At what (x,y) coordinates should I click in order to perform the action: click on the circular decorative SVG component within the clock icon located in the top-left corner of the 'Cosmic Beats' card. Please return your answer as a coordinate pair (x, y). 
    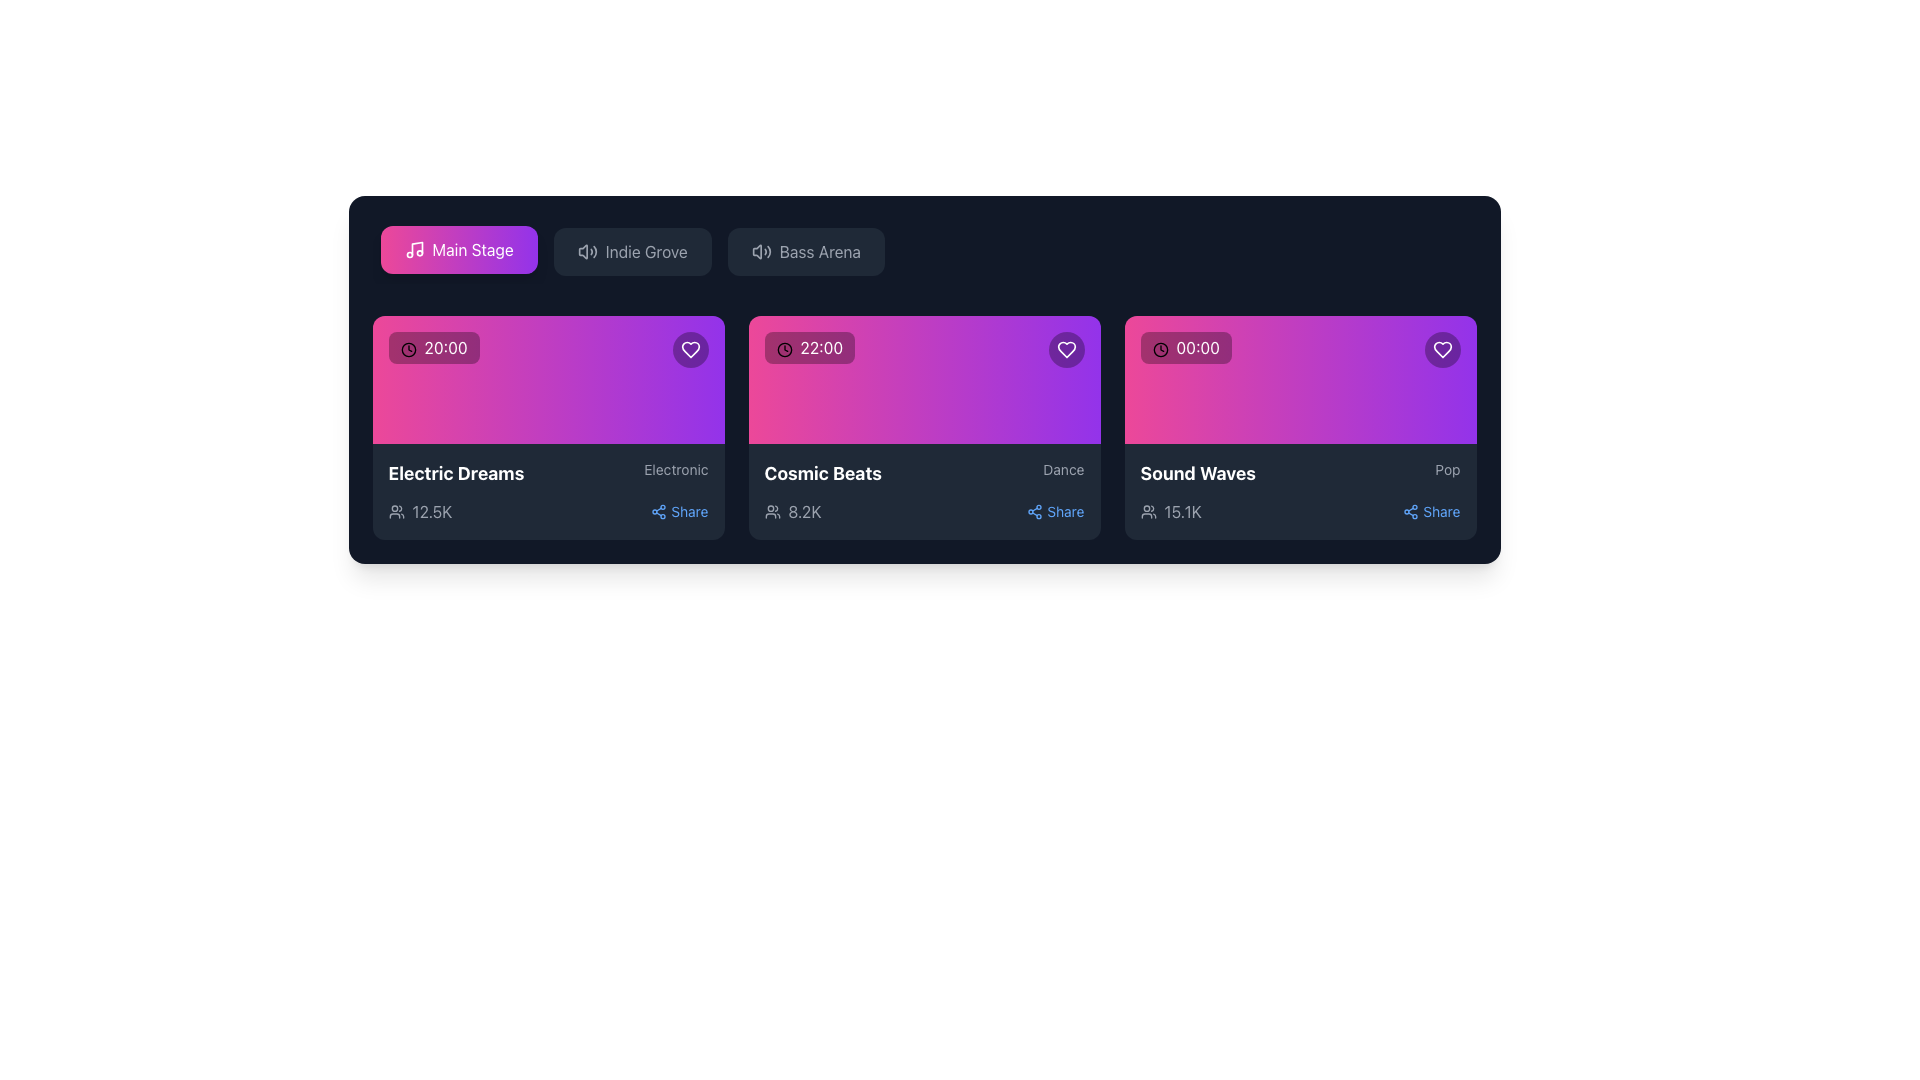
    Looking at the image, I should click on (783, 348).